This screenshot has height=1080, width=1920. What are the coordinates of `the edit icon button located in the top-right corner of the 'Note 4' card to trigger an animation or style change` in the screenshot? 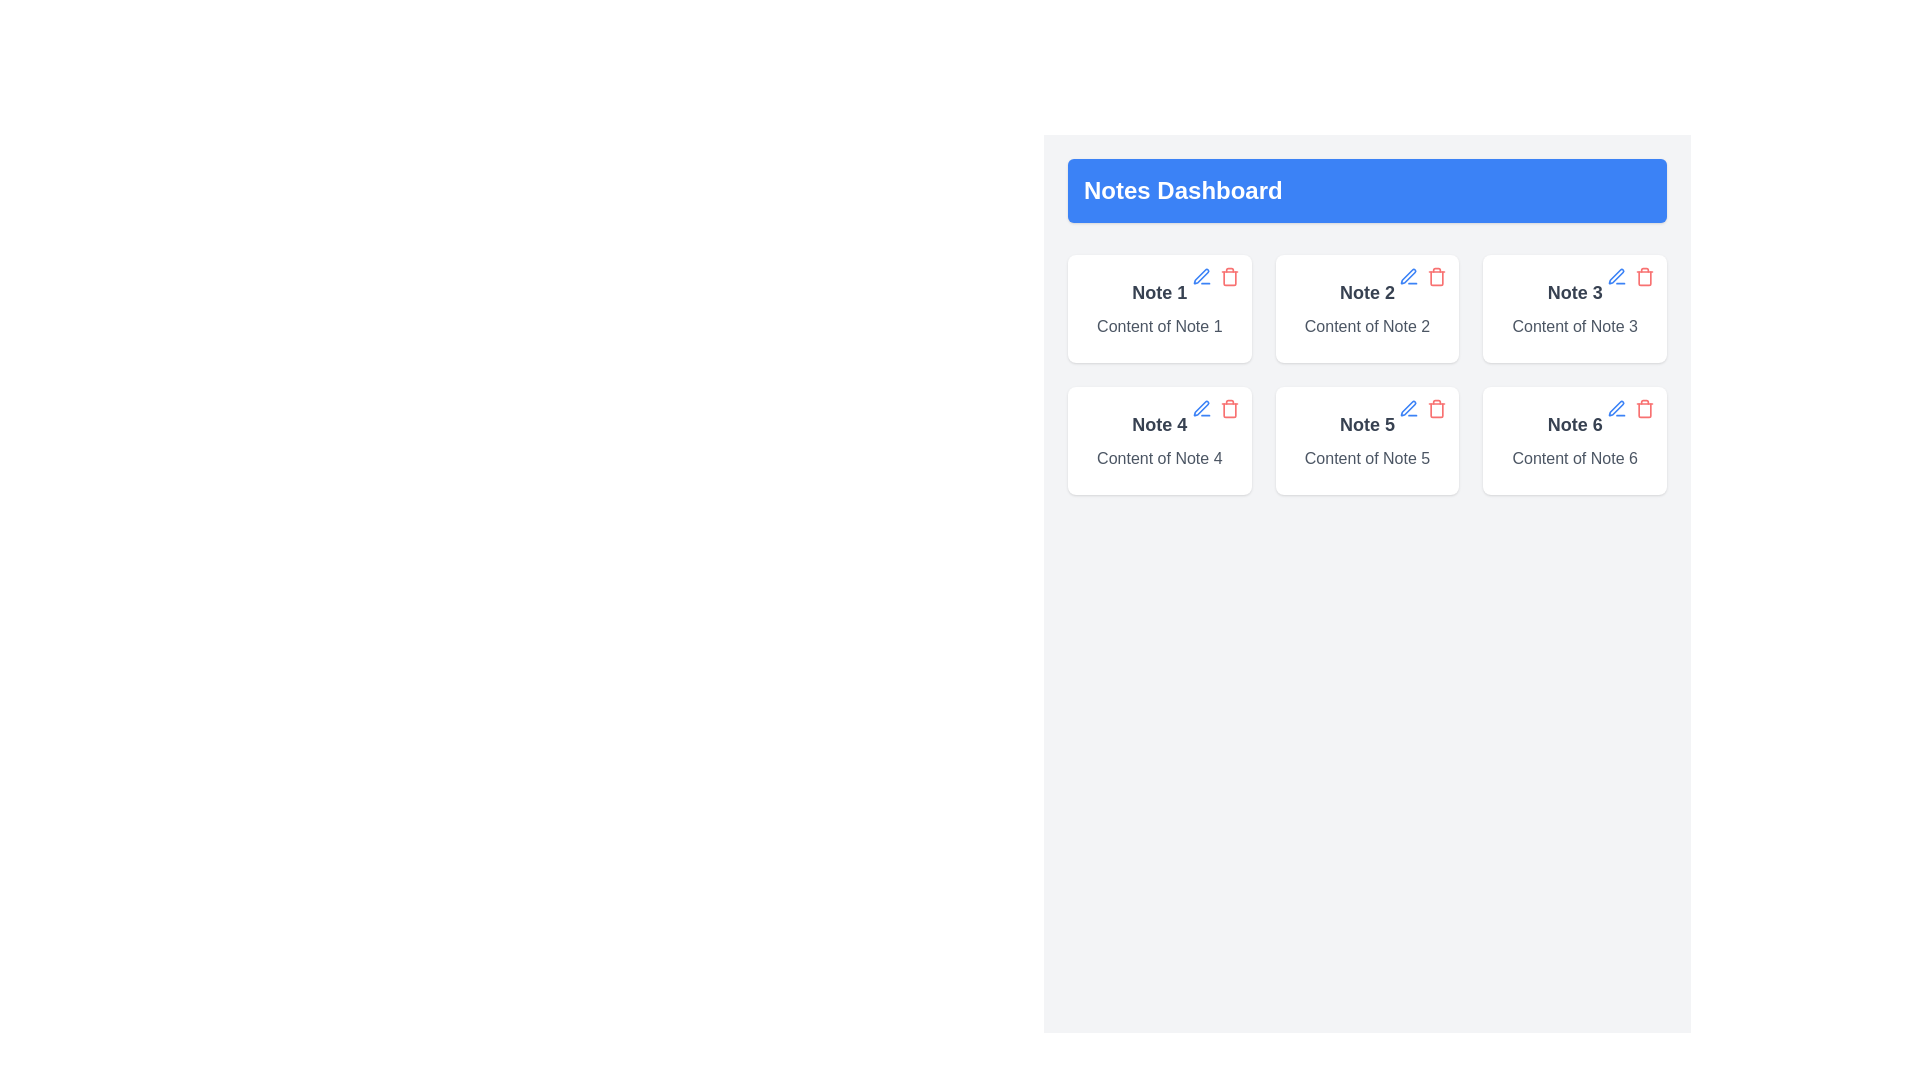 It's located at (1200, 407).